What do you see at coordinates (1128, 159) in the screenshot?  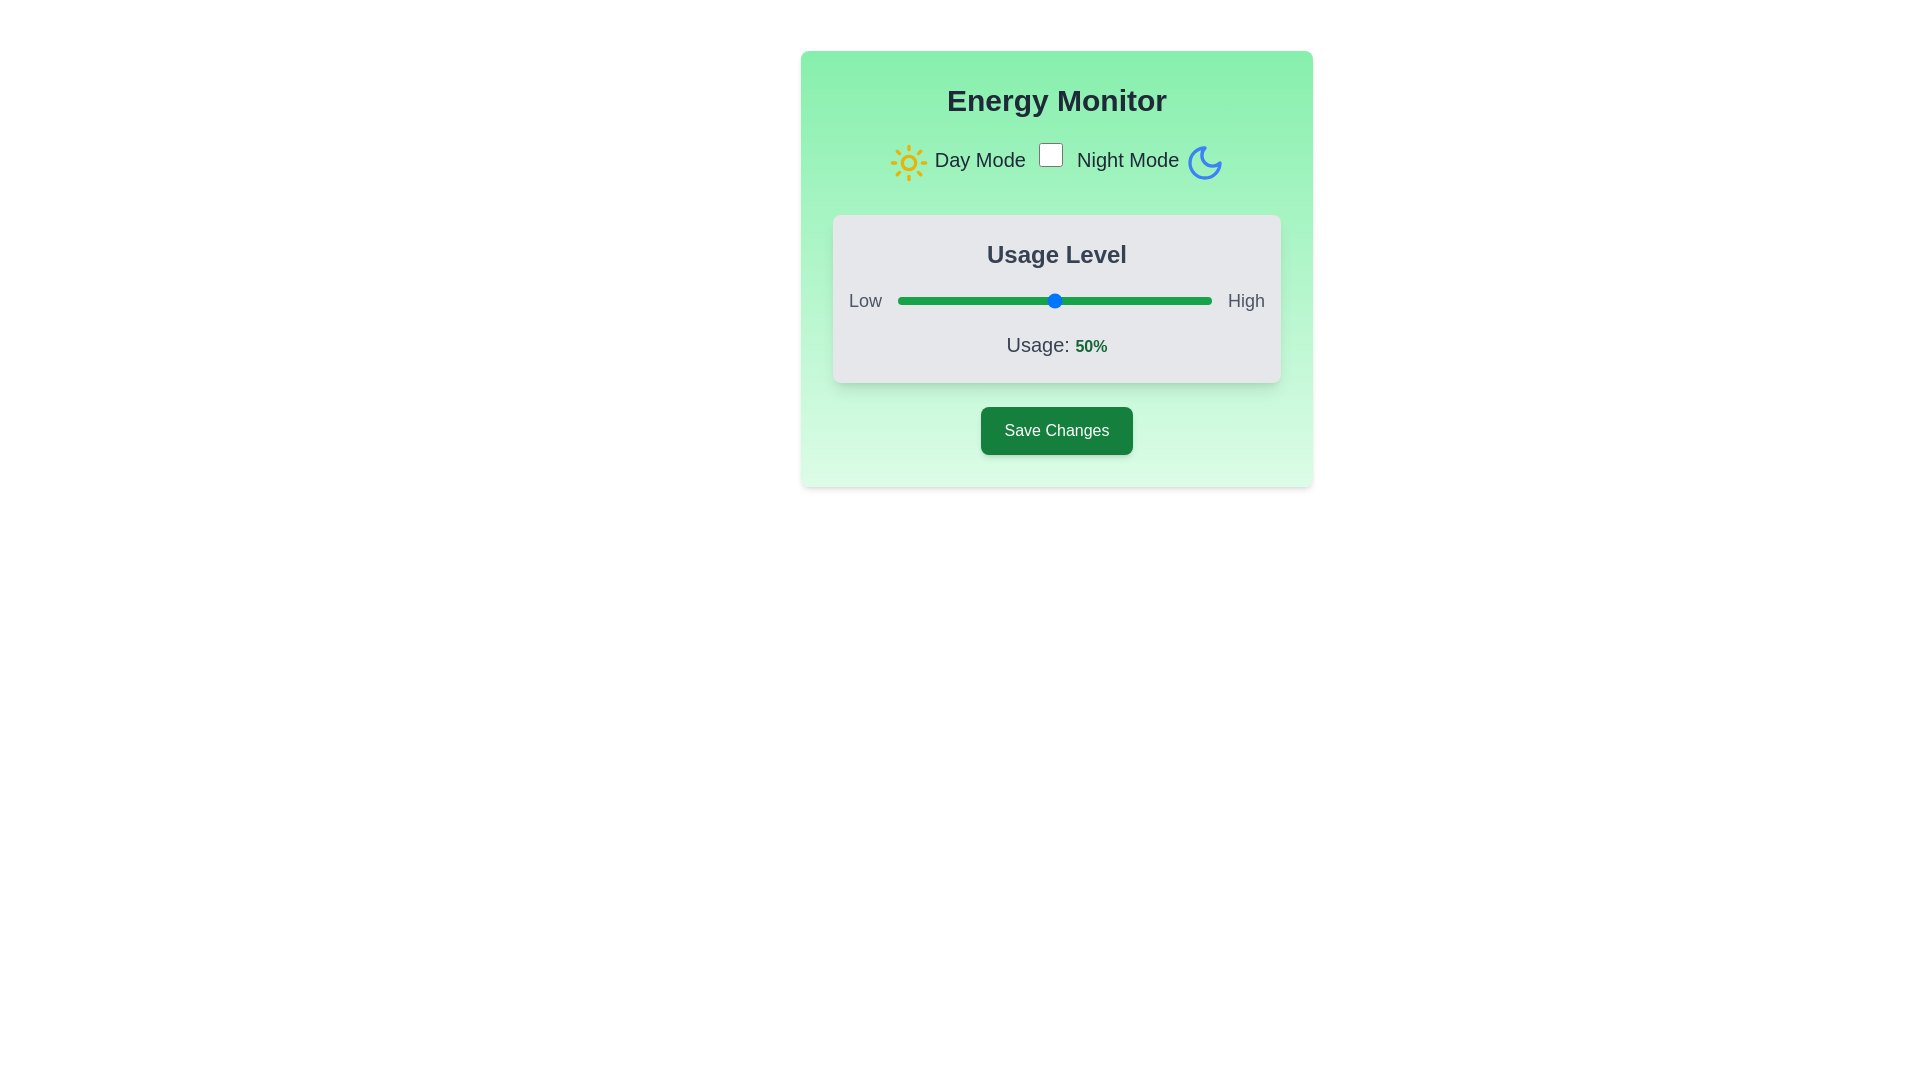 I see `the night mode label, which is located to the right of a checkbox and adjacent to a crescent moon icon, to identify its functionality` at bounding box center [1128, 159].